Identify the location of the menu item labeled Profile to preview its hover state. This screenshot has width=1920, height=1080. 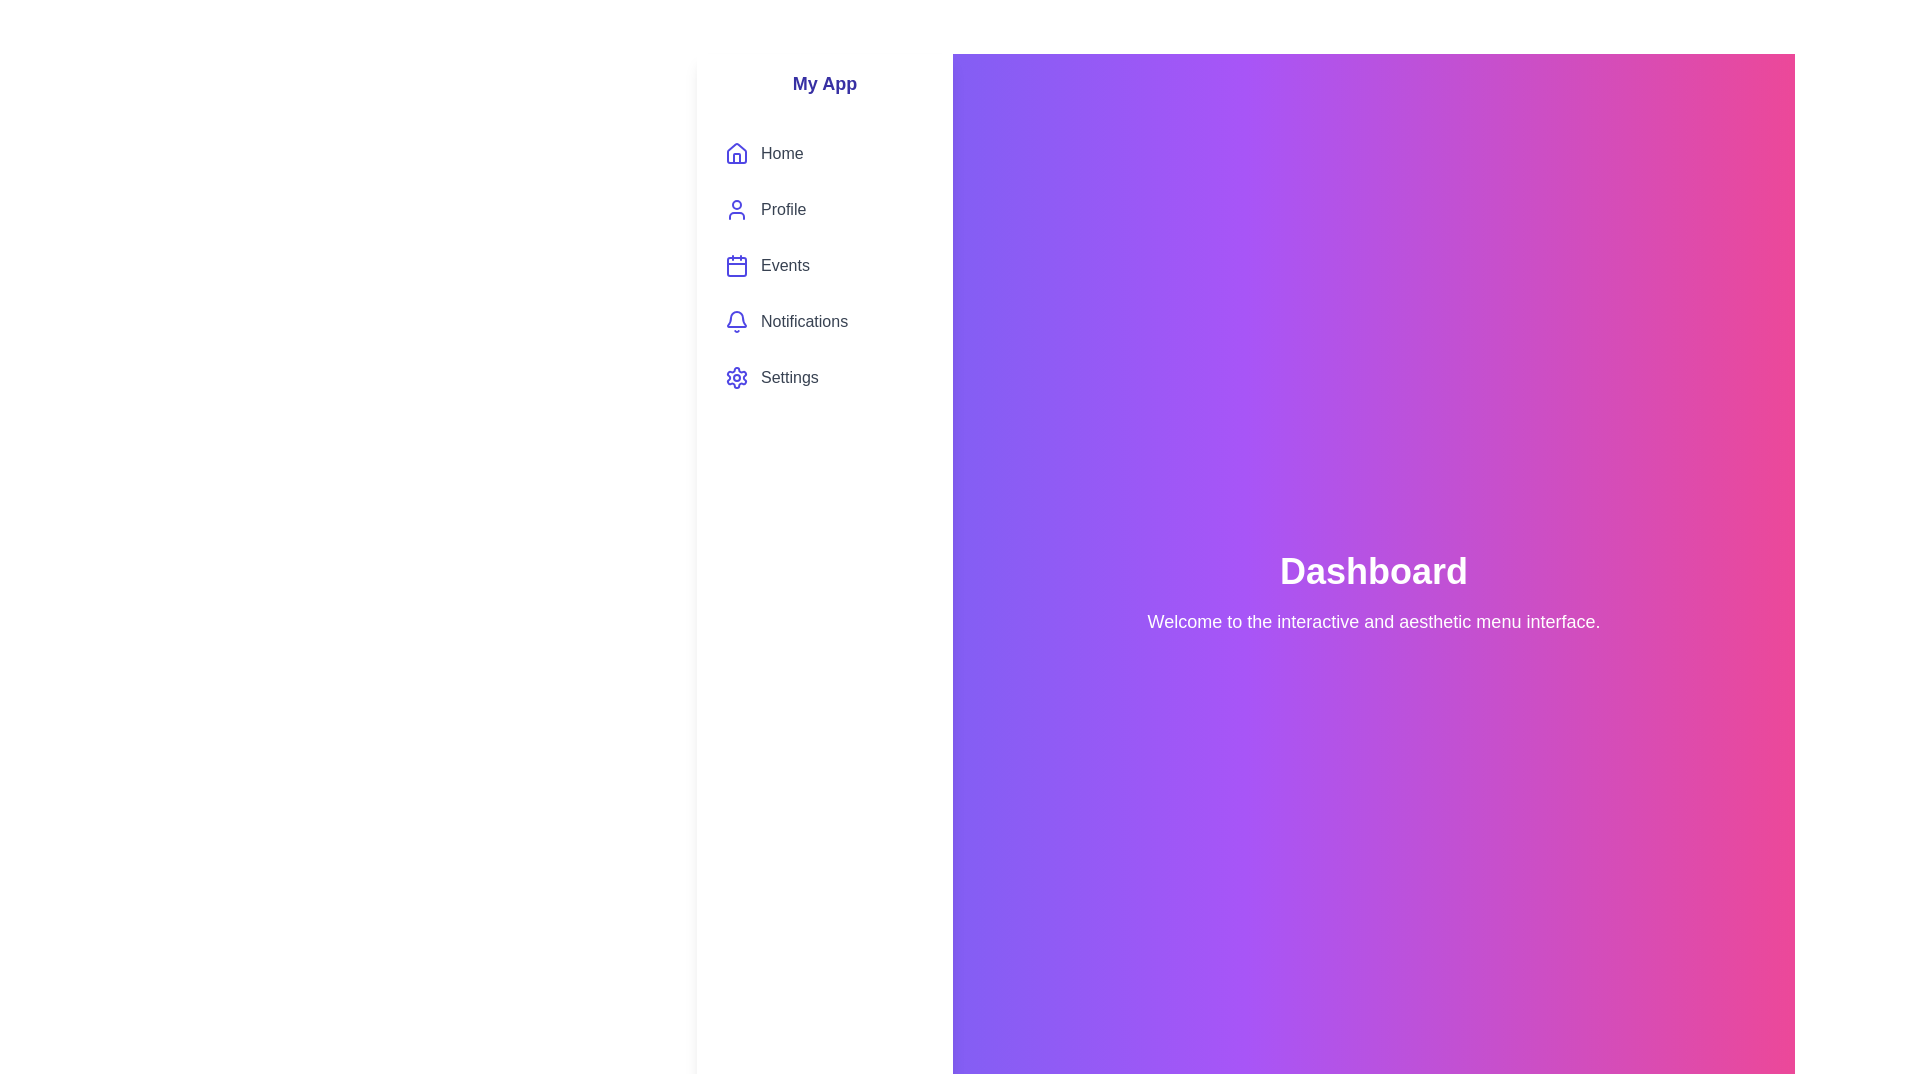
(825, 209).